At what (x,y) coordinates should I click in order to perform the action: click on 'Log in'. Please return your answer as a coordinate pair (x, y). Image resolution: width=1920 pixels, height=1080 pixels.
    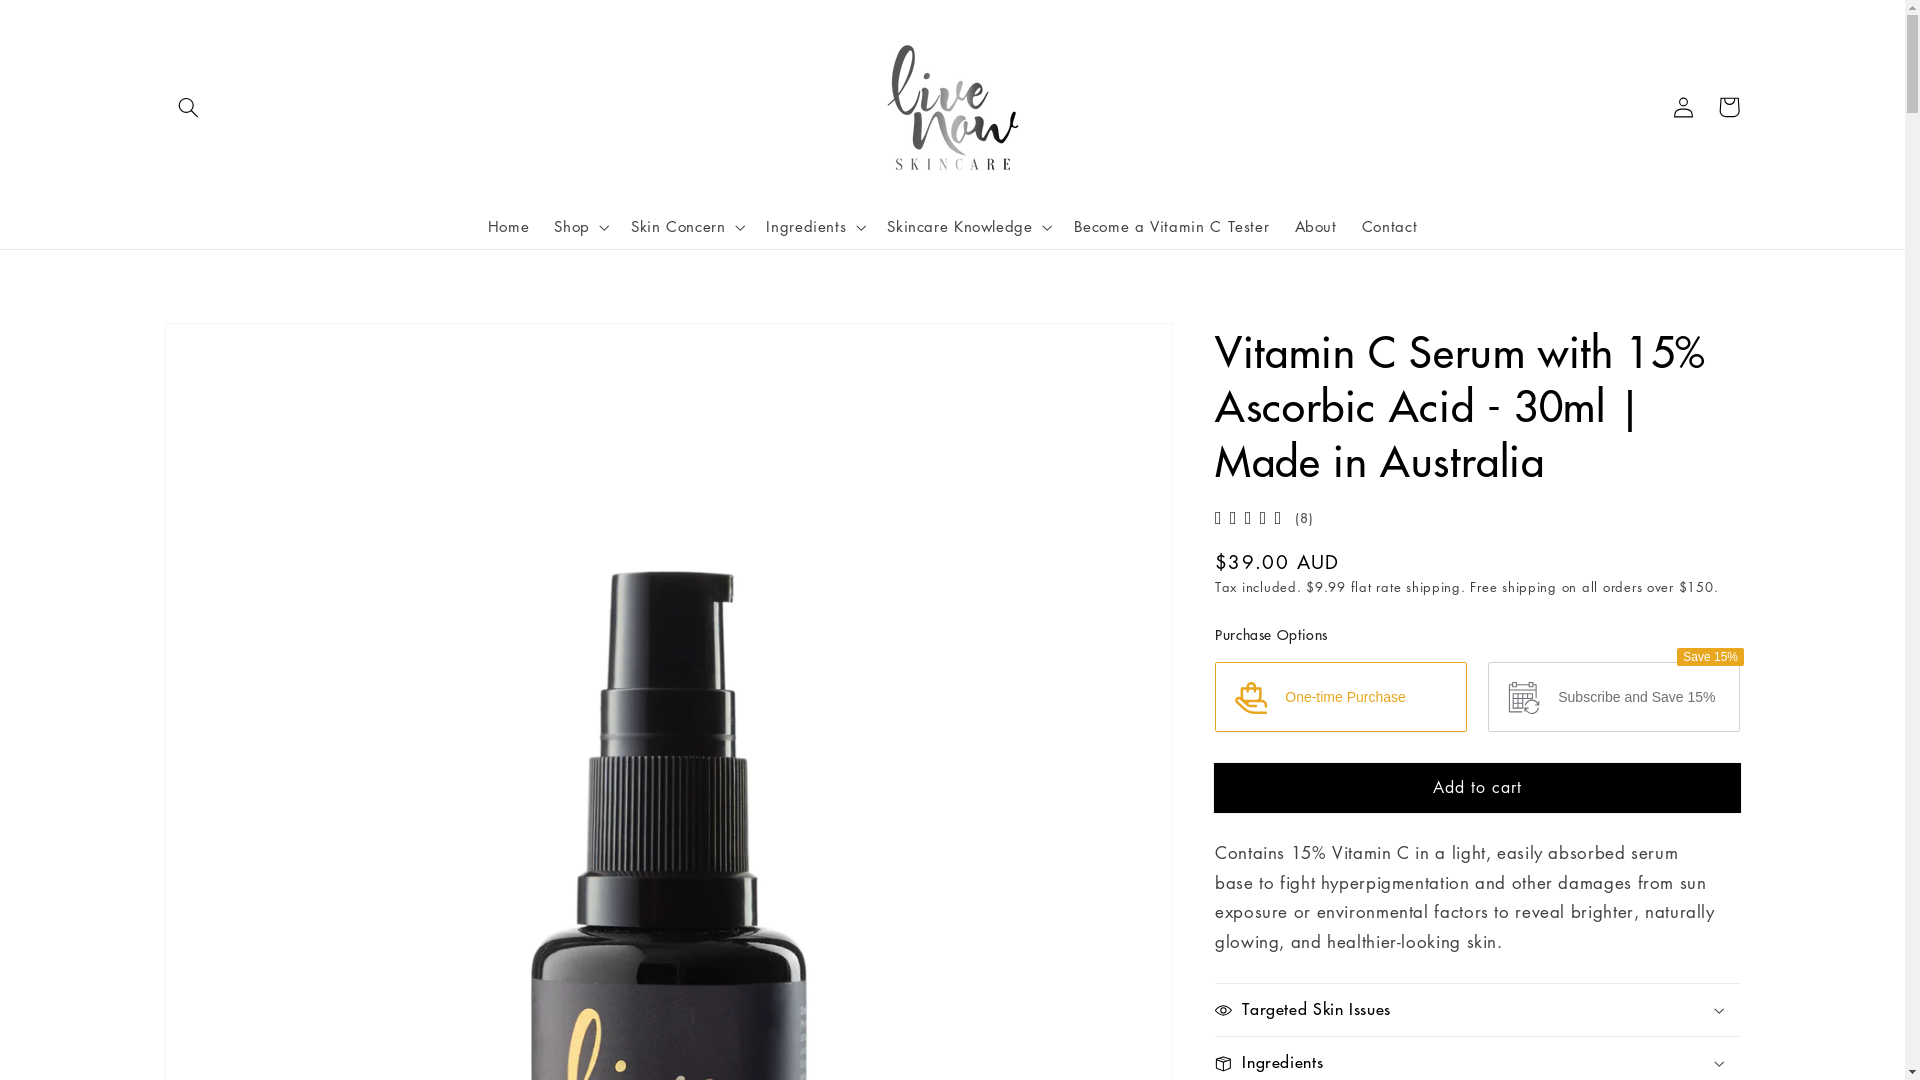
    Looking at the image, I should click on (1682, 107).